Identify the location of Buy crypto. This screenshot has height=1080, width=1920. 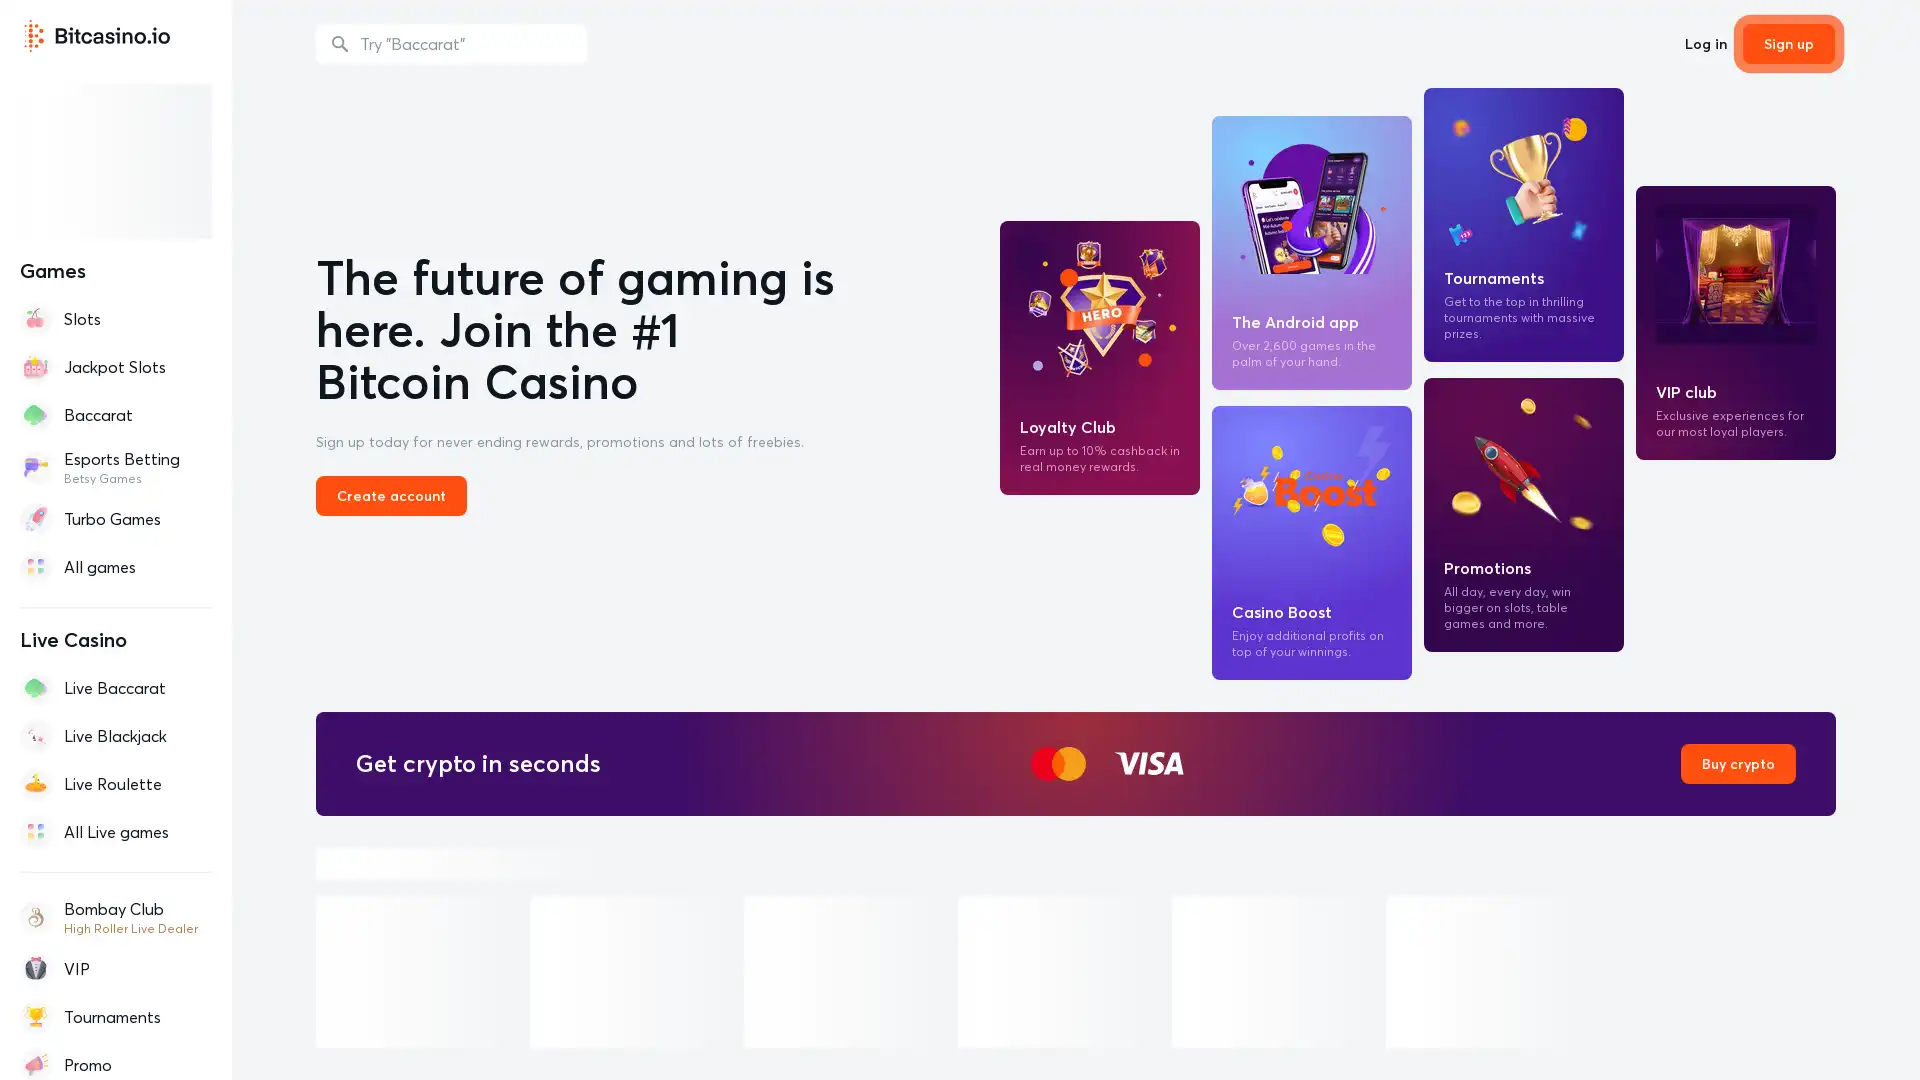
(1737, 763).